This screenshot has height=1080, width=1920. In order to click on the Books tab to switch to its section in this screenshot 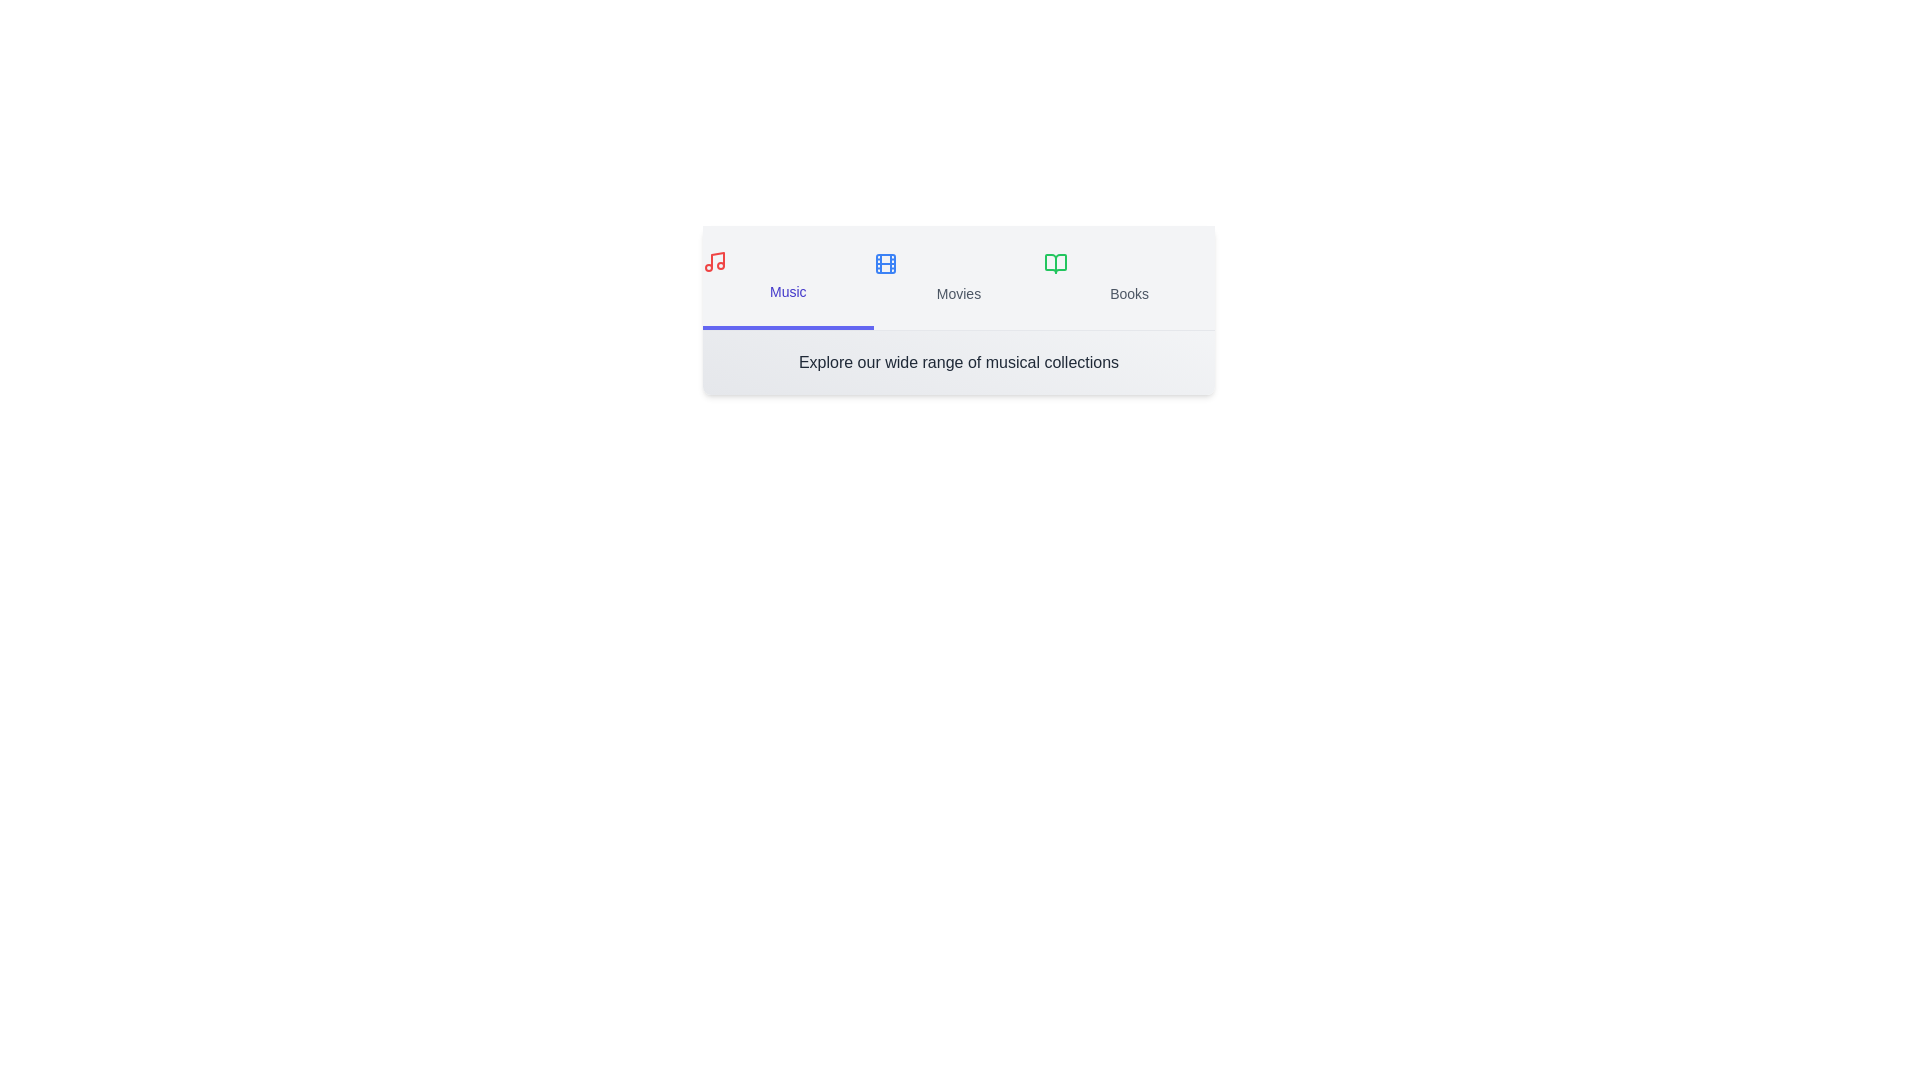, I will do `click(1129, 277)`.